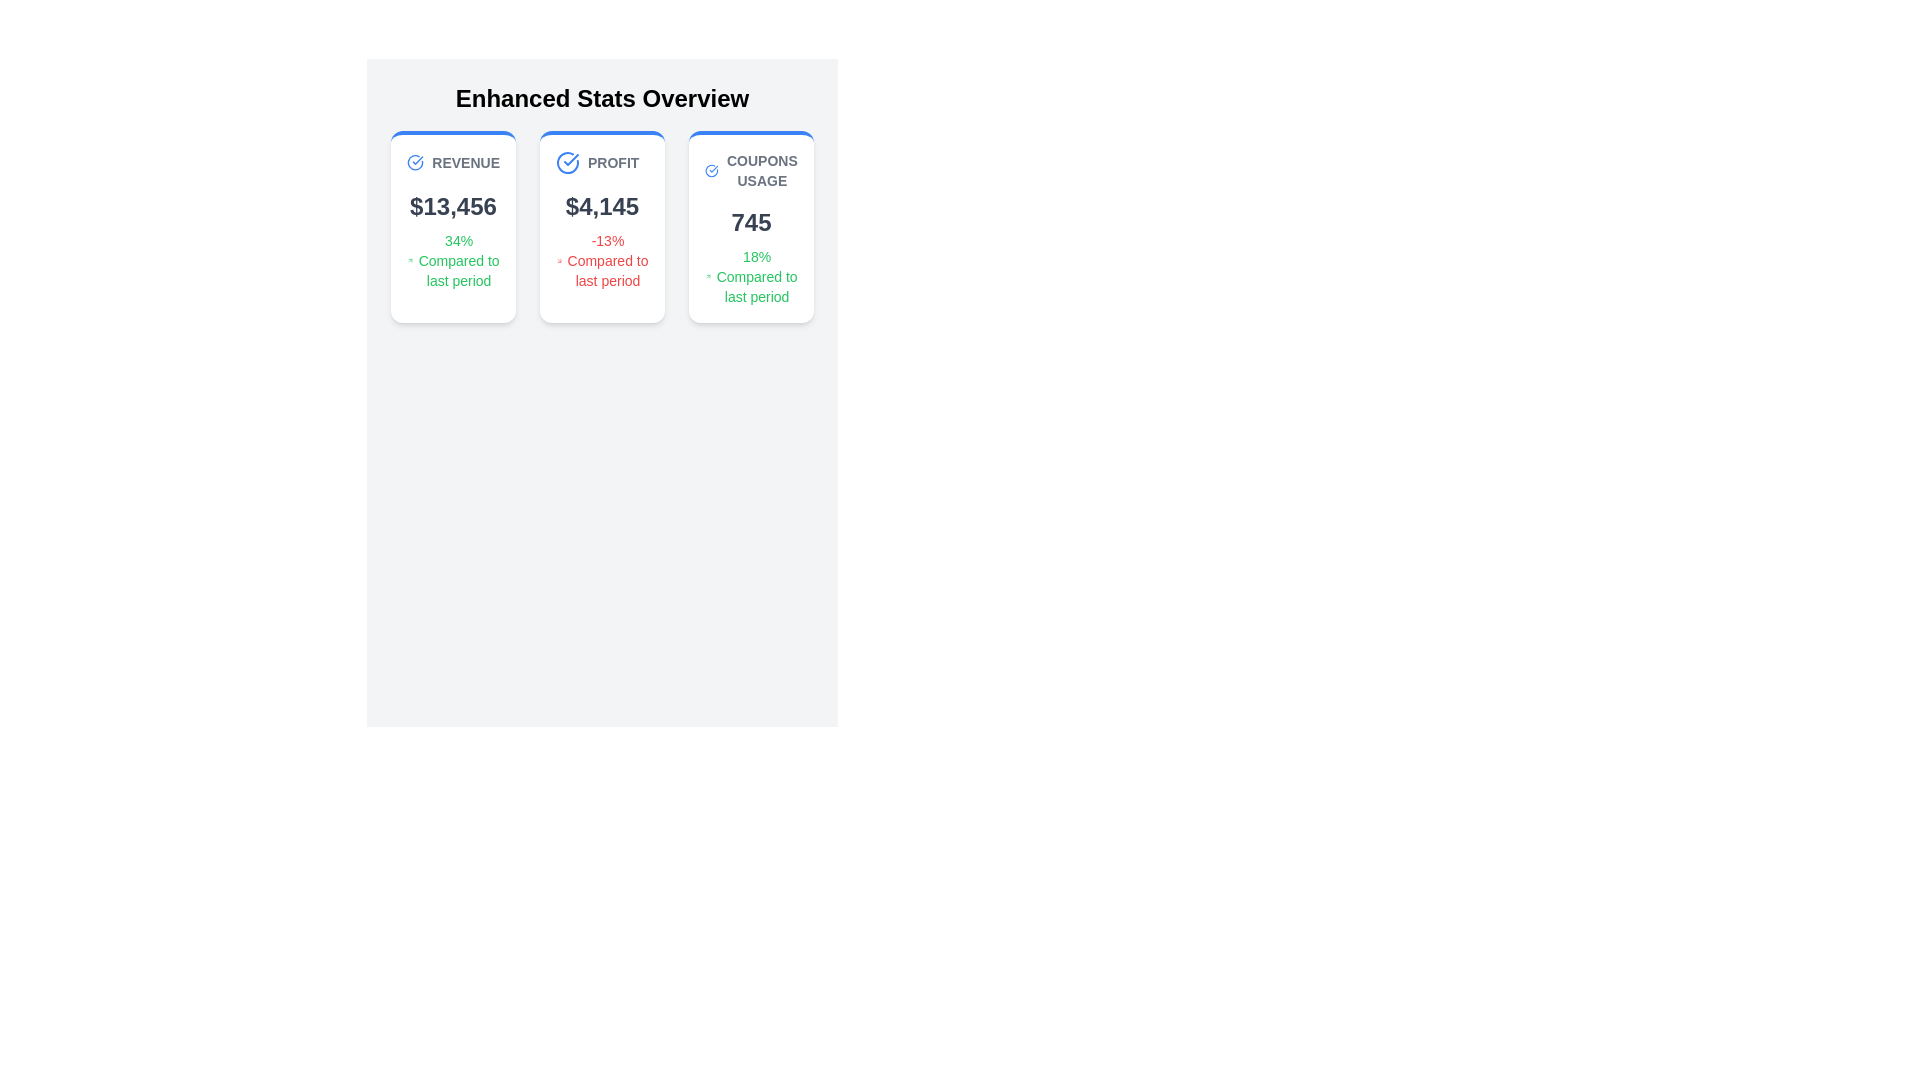 The width and height of the screenshot is (1920, 1080). I want to click on green text displaying '34% Compared to last period' located in the 'REVENUE' card below the monetary value of $13,456, so click(458, 260).